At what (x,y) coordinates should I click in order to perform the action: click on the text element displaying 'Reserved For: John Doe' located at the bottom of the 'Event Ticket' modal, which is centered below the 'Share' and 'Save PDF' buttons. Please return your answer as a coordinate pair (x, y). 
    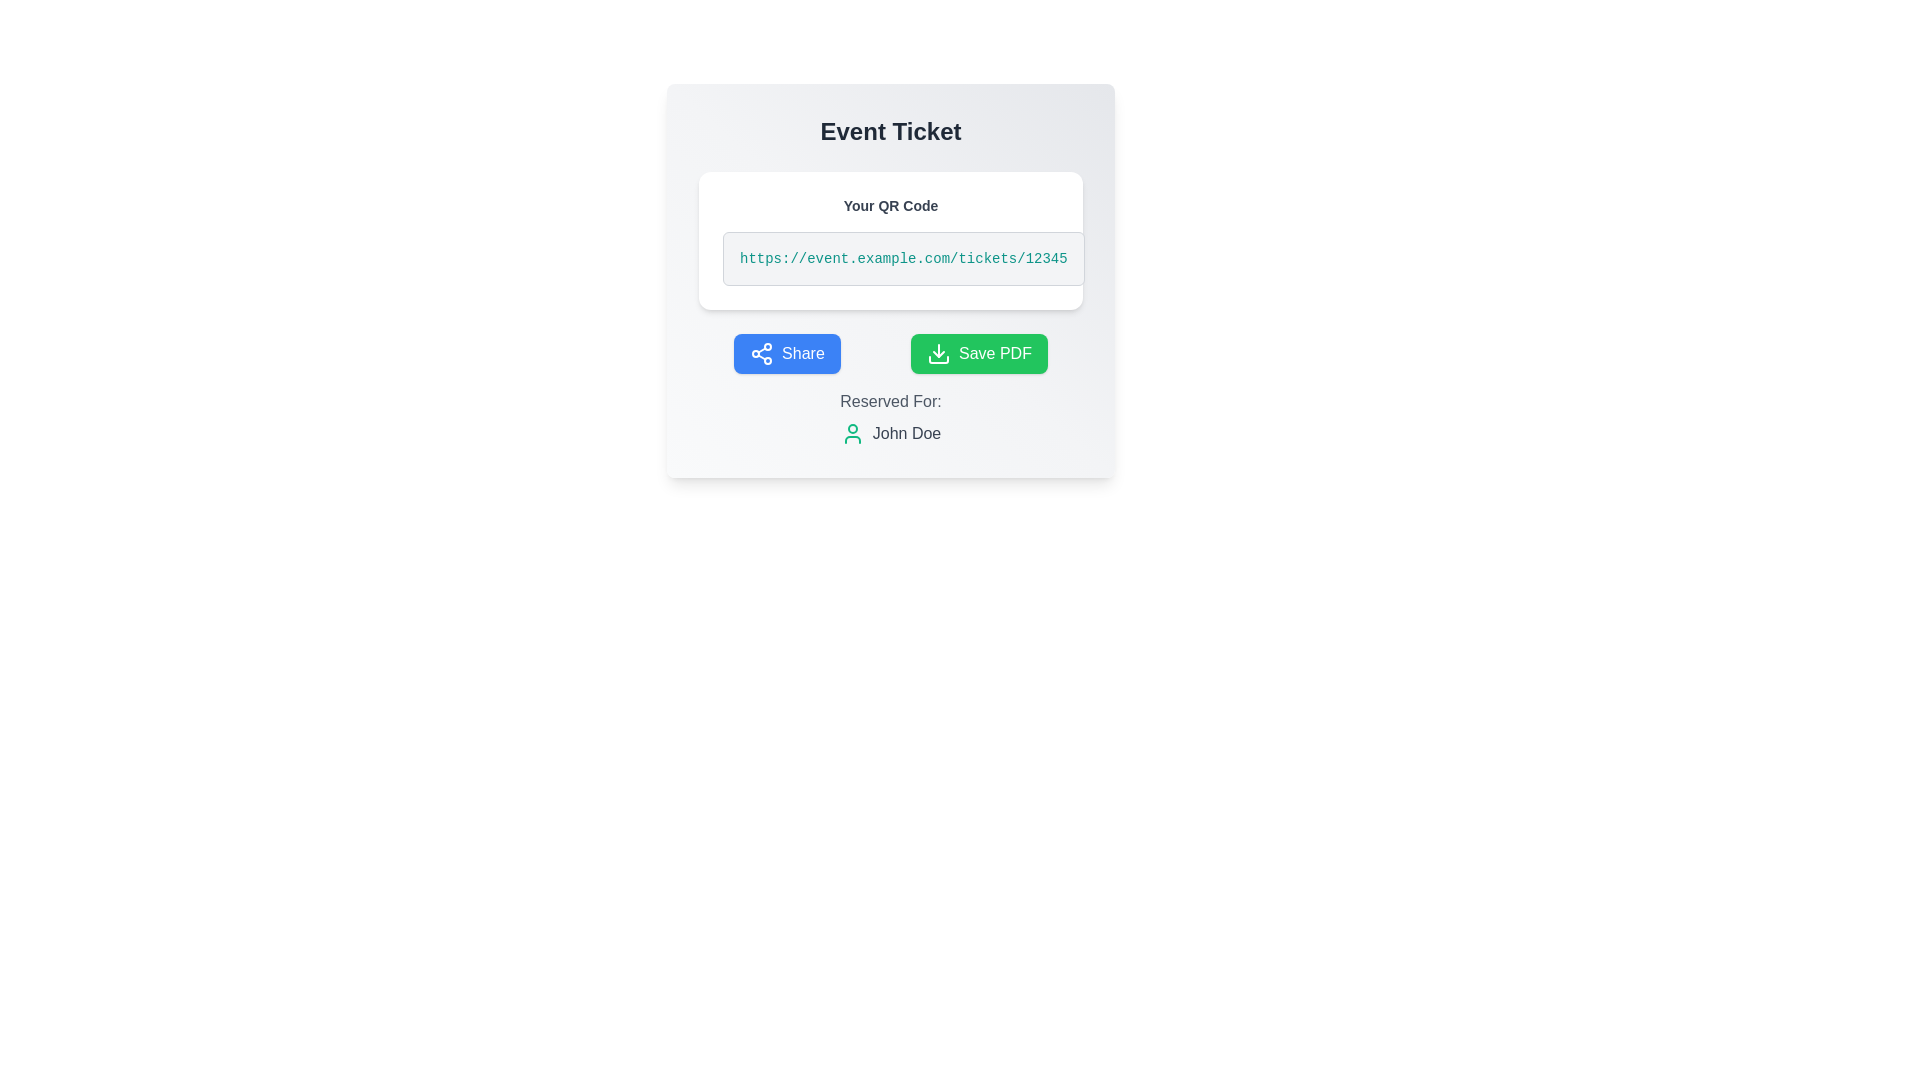
    Looking at the image, I should click on (890, 416).